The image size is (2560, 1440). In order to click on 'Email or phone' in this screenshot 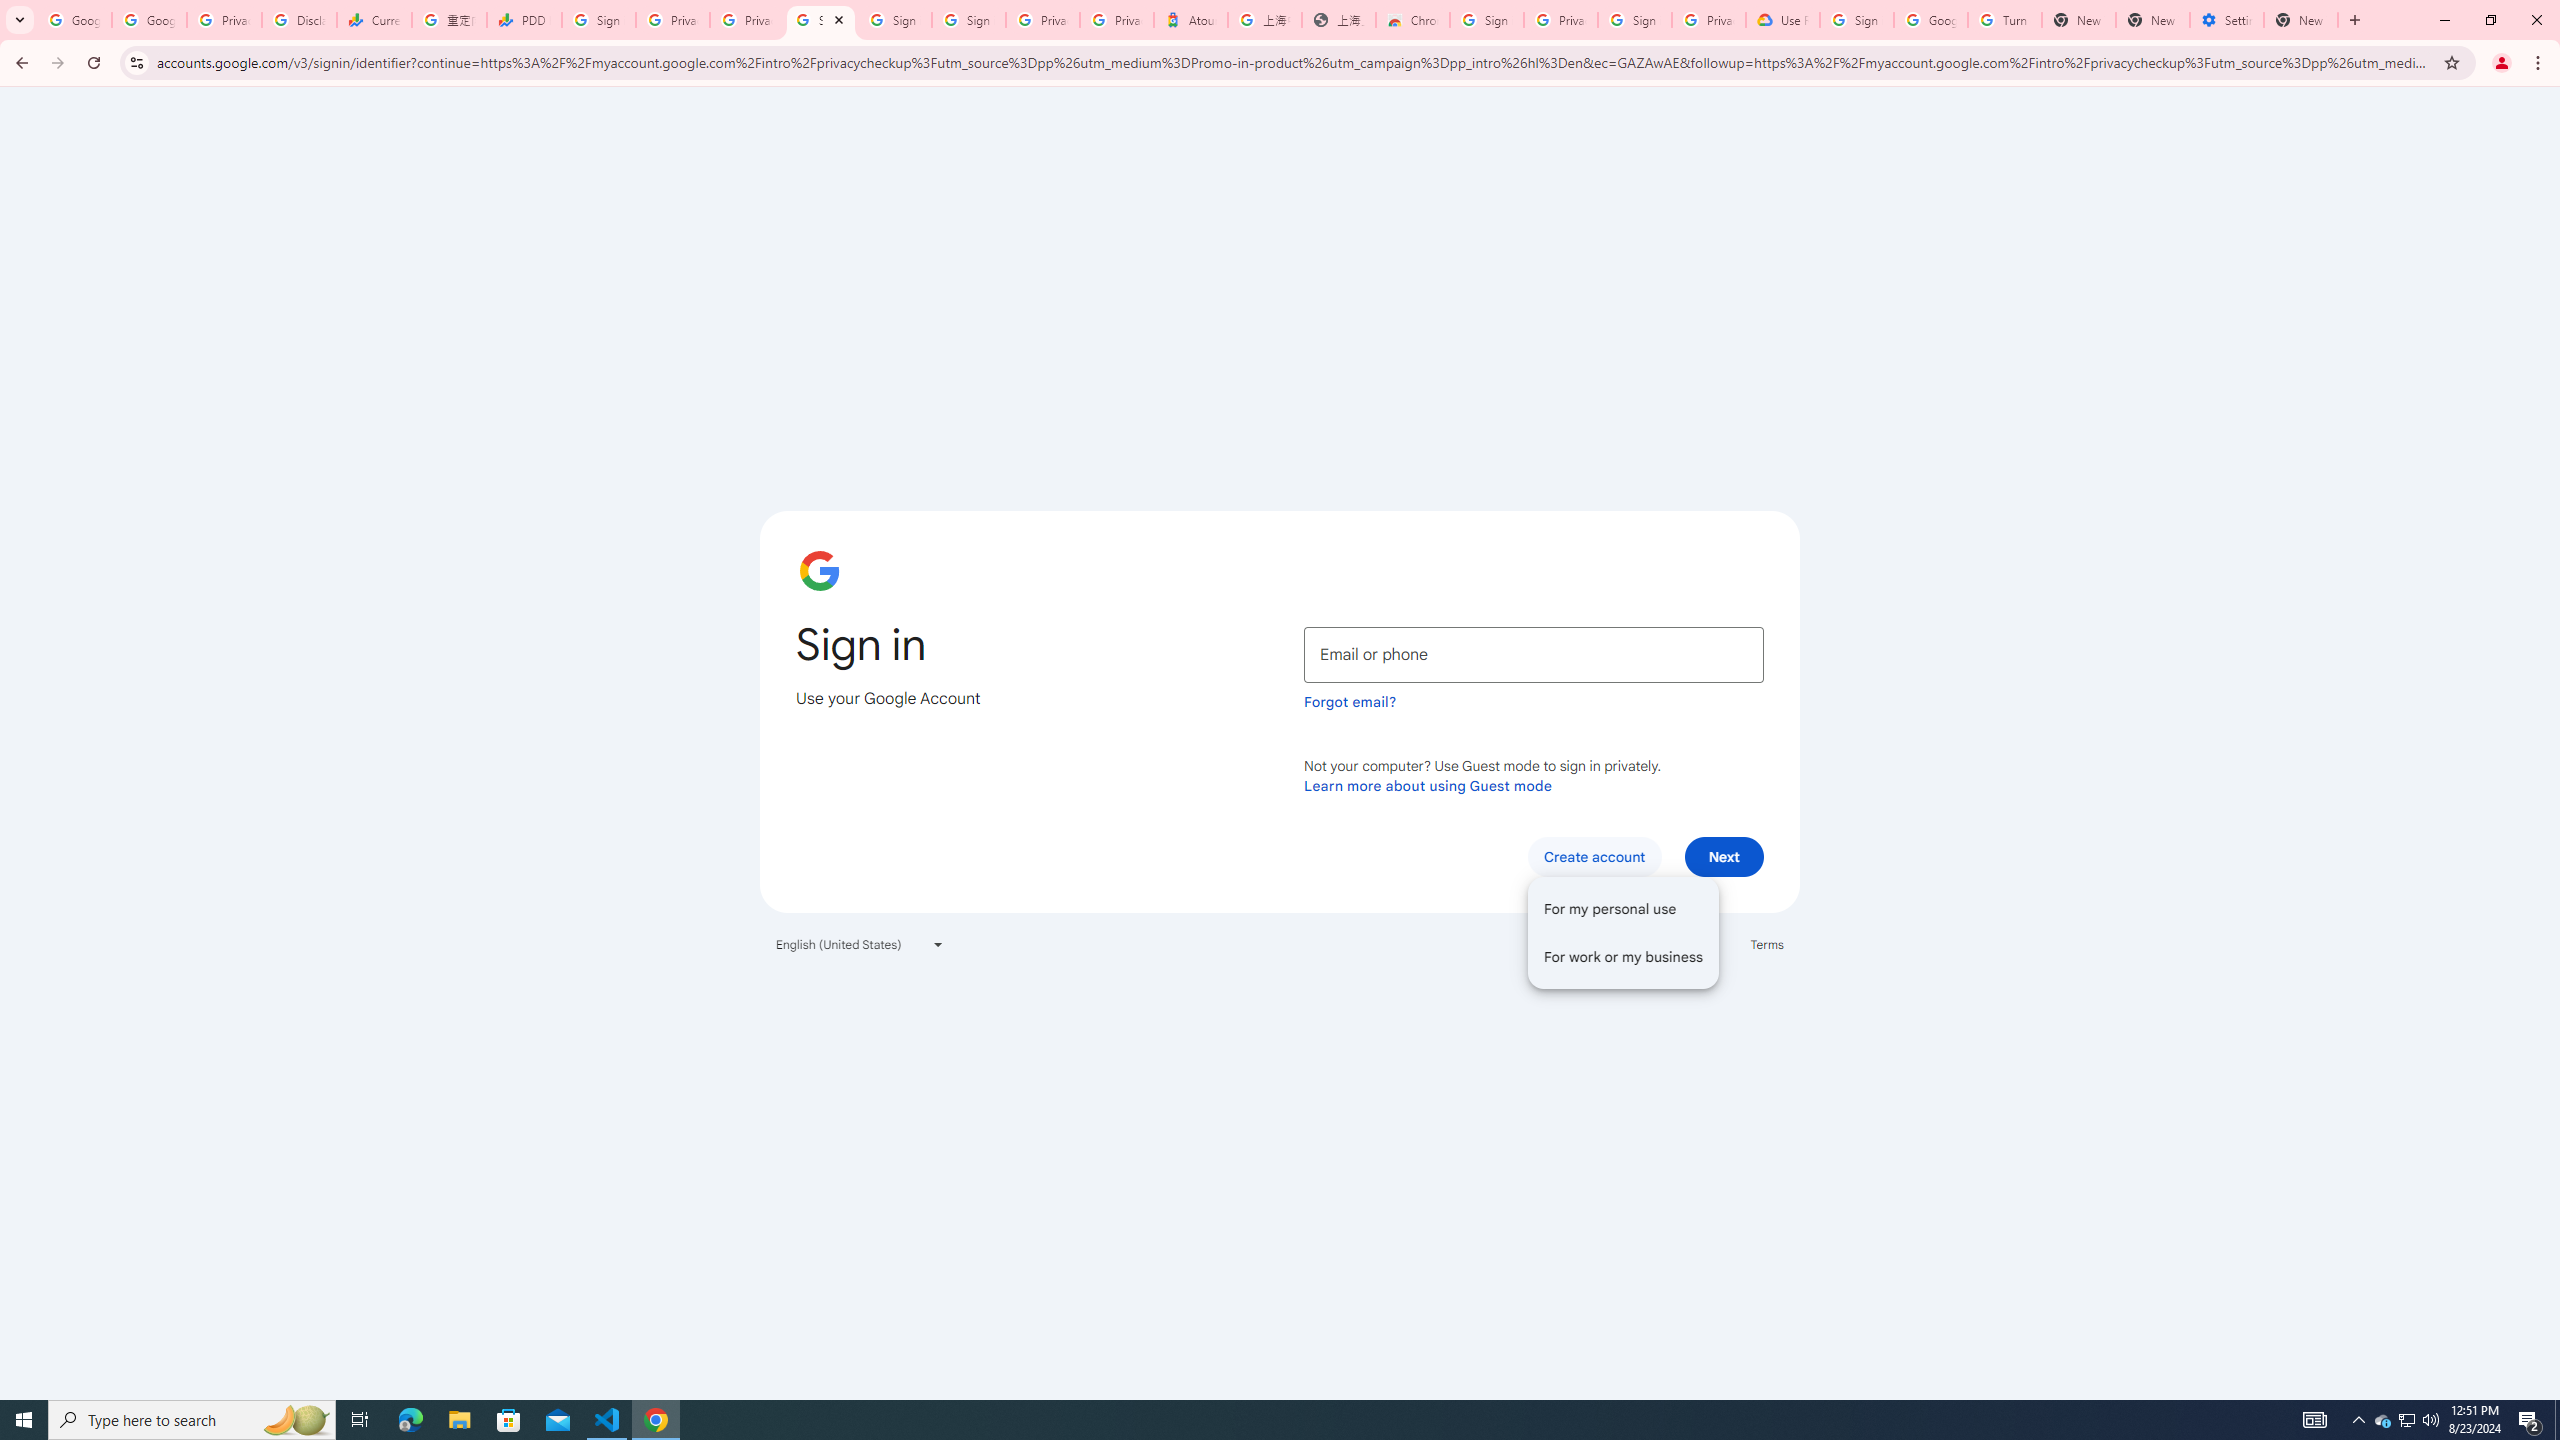, I will do `click(1533, 654)`.